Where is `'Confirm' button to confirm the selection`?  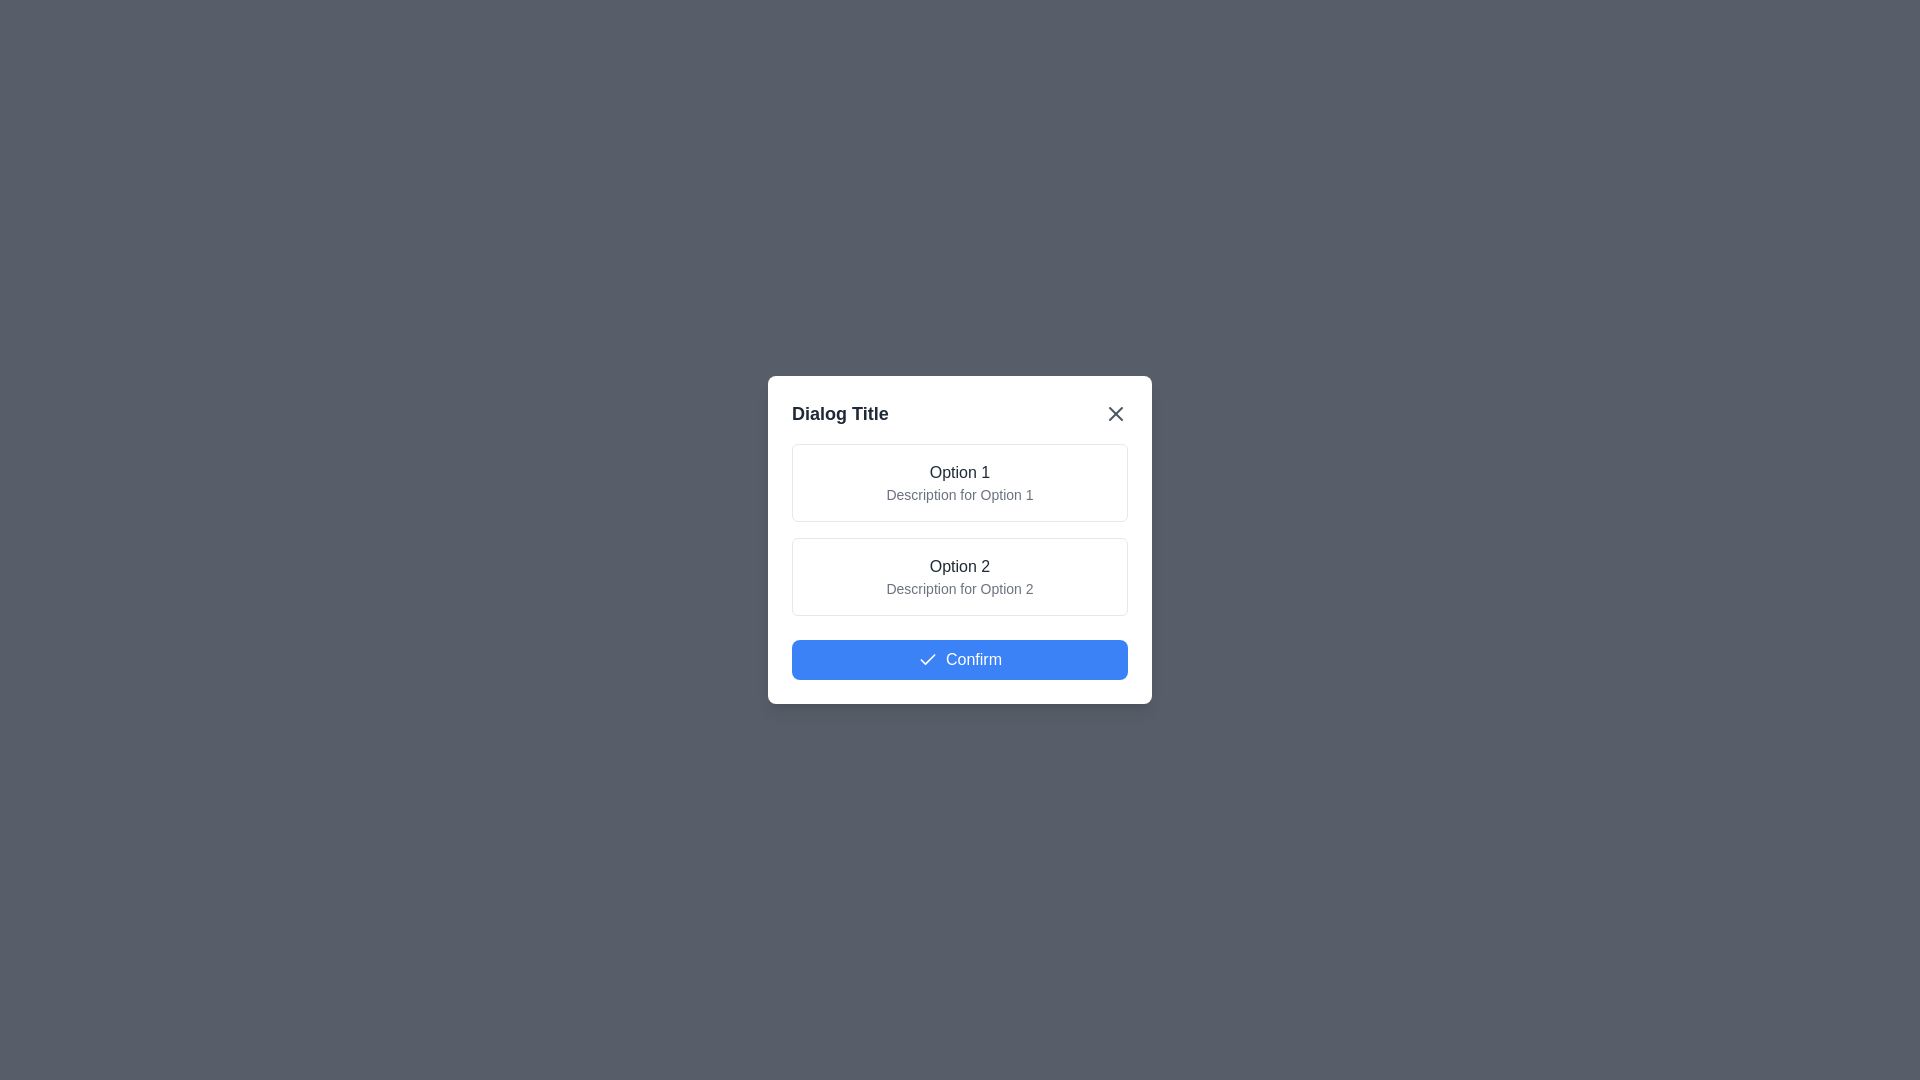 'Confirm' button to confirm the selection is located at coordinates (960, 659).